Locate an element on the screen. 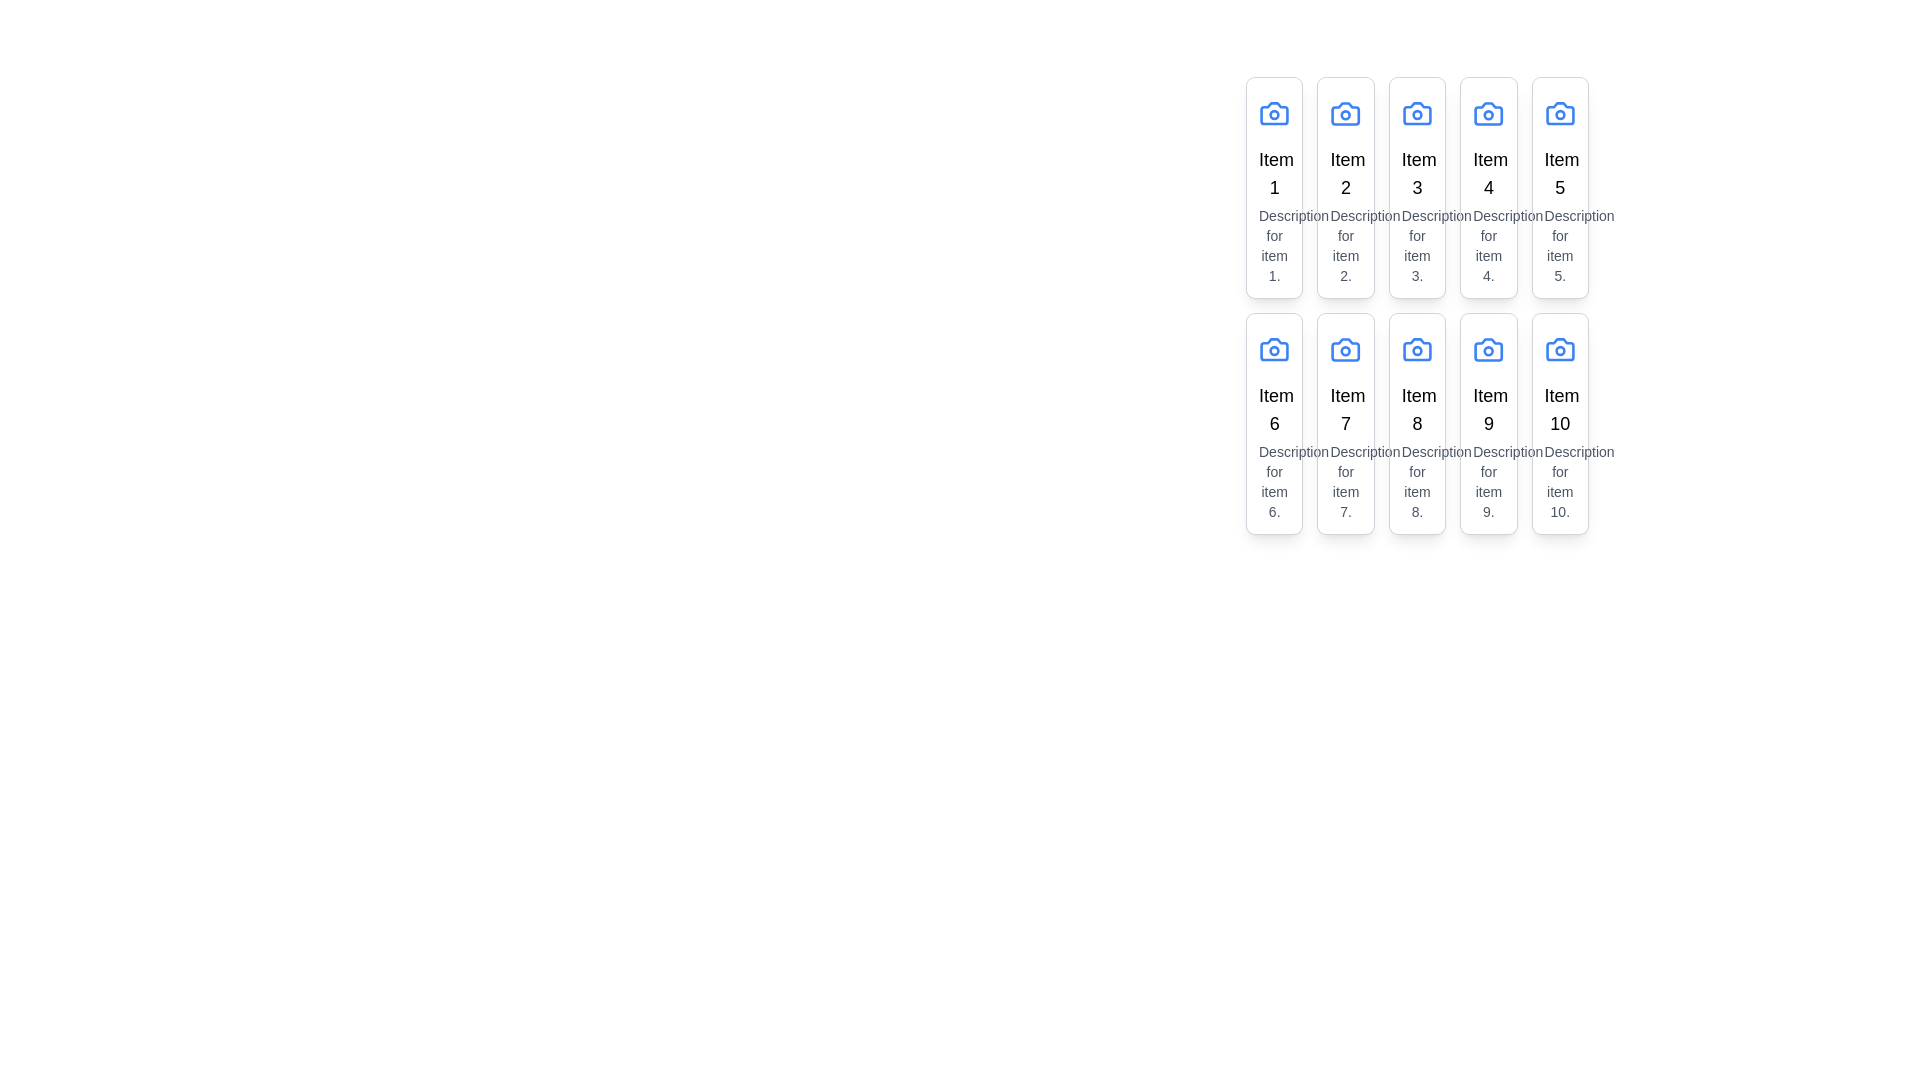  the photo-related icon located in 'Item 9' card on the second row and fourth column is located at coordinates (1488, 349).